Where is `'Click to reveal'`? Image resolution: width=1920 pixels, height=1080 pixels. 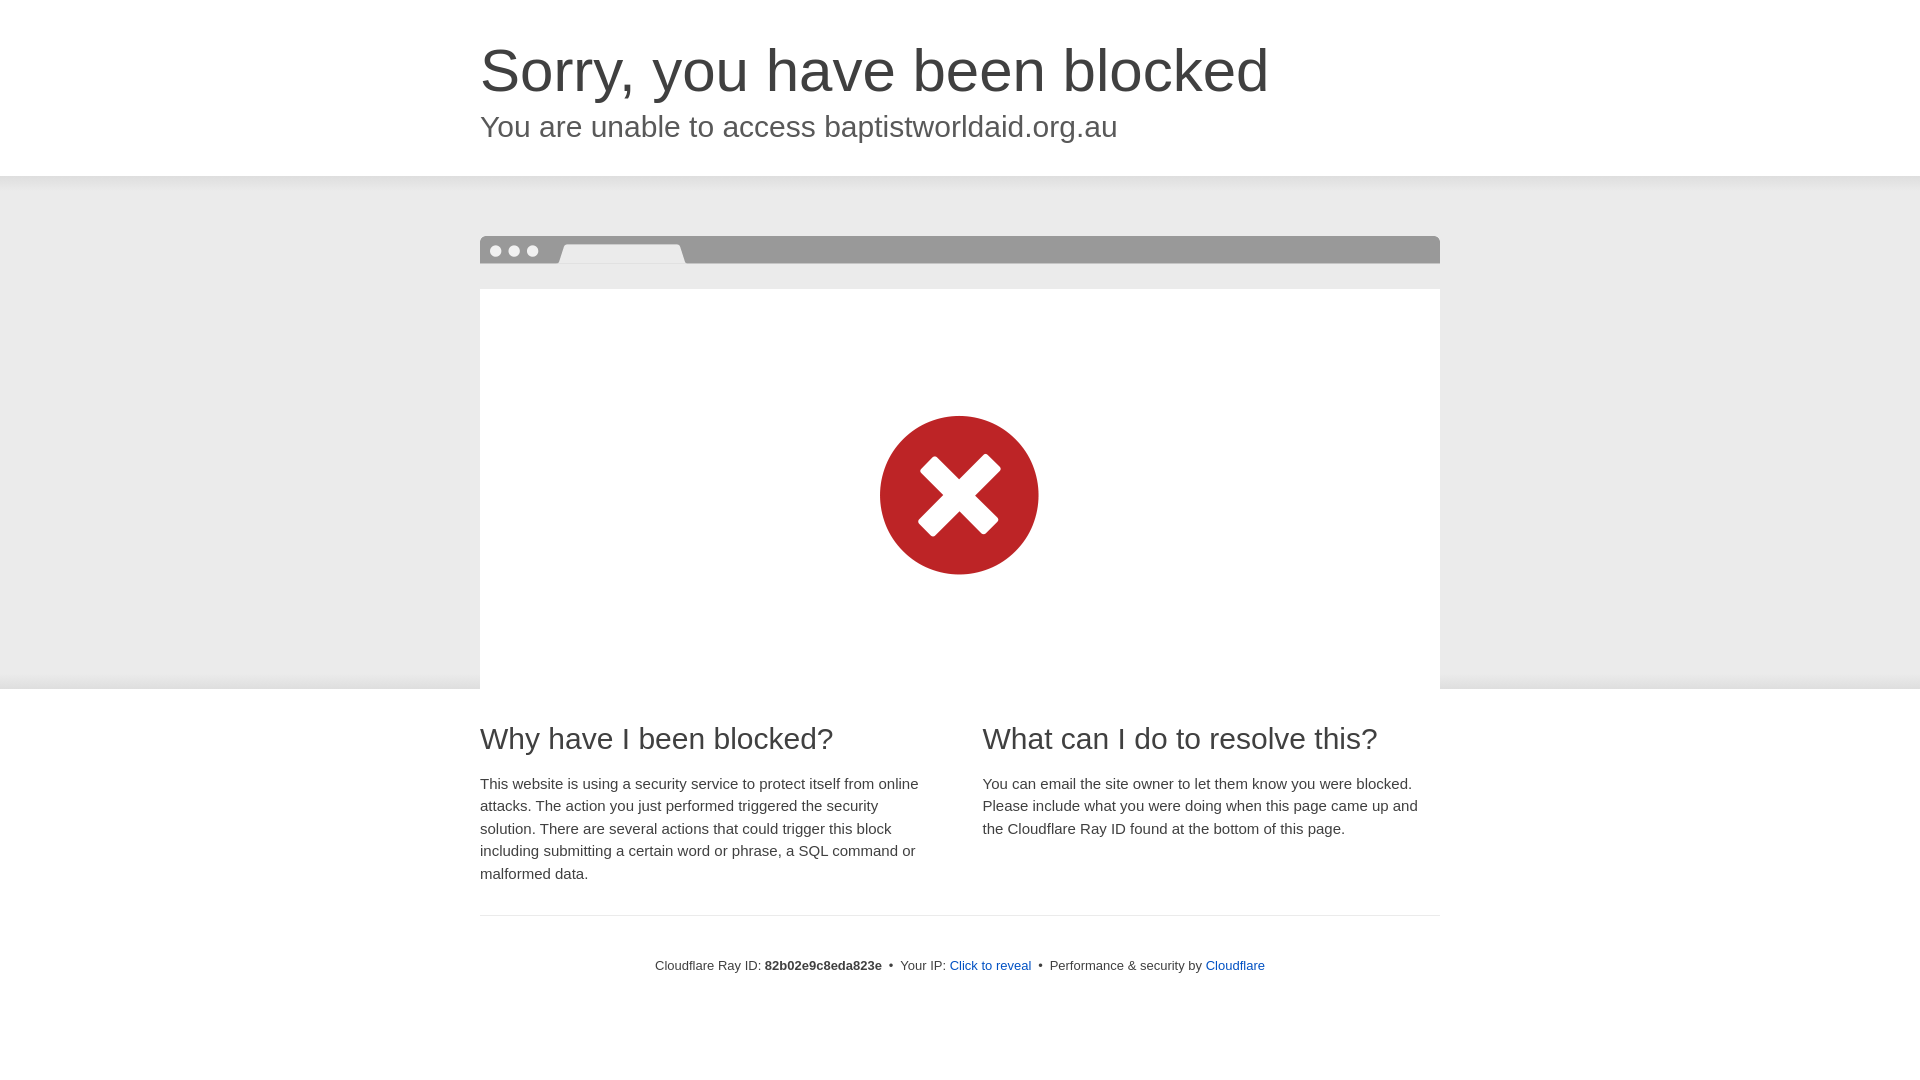 'Click to reveal' is located at coordinates (990, 964).